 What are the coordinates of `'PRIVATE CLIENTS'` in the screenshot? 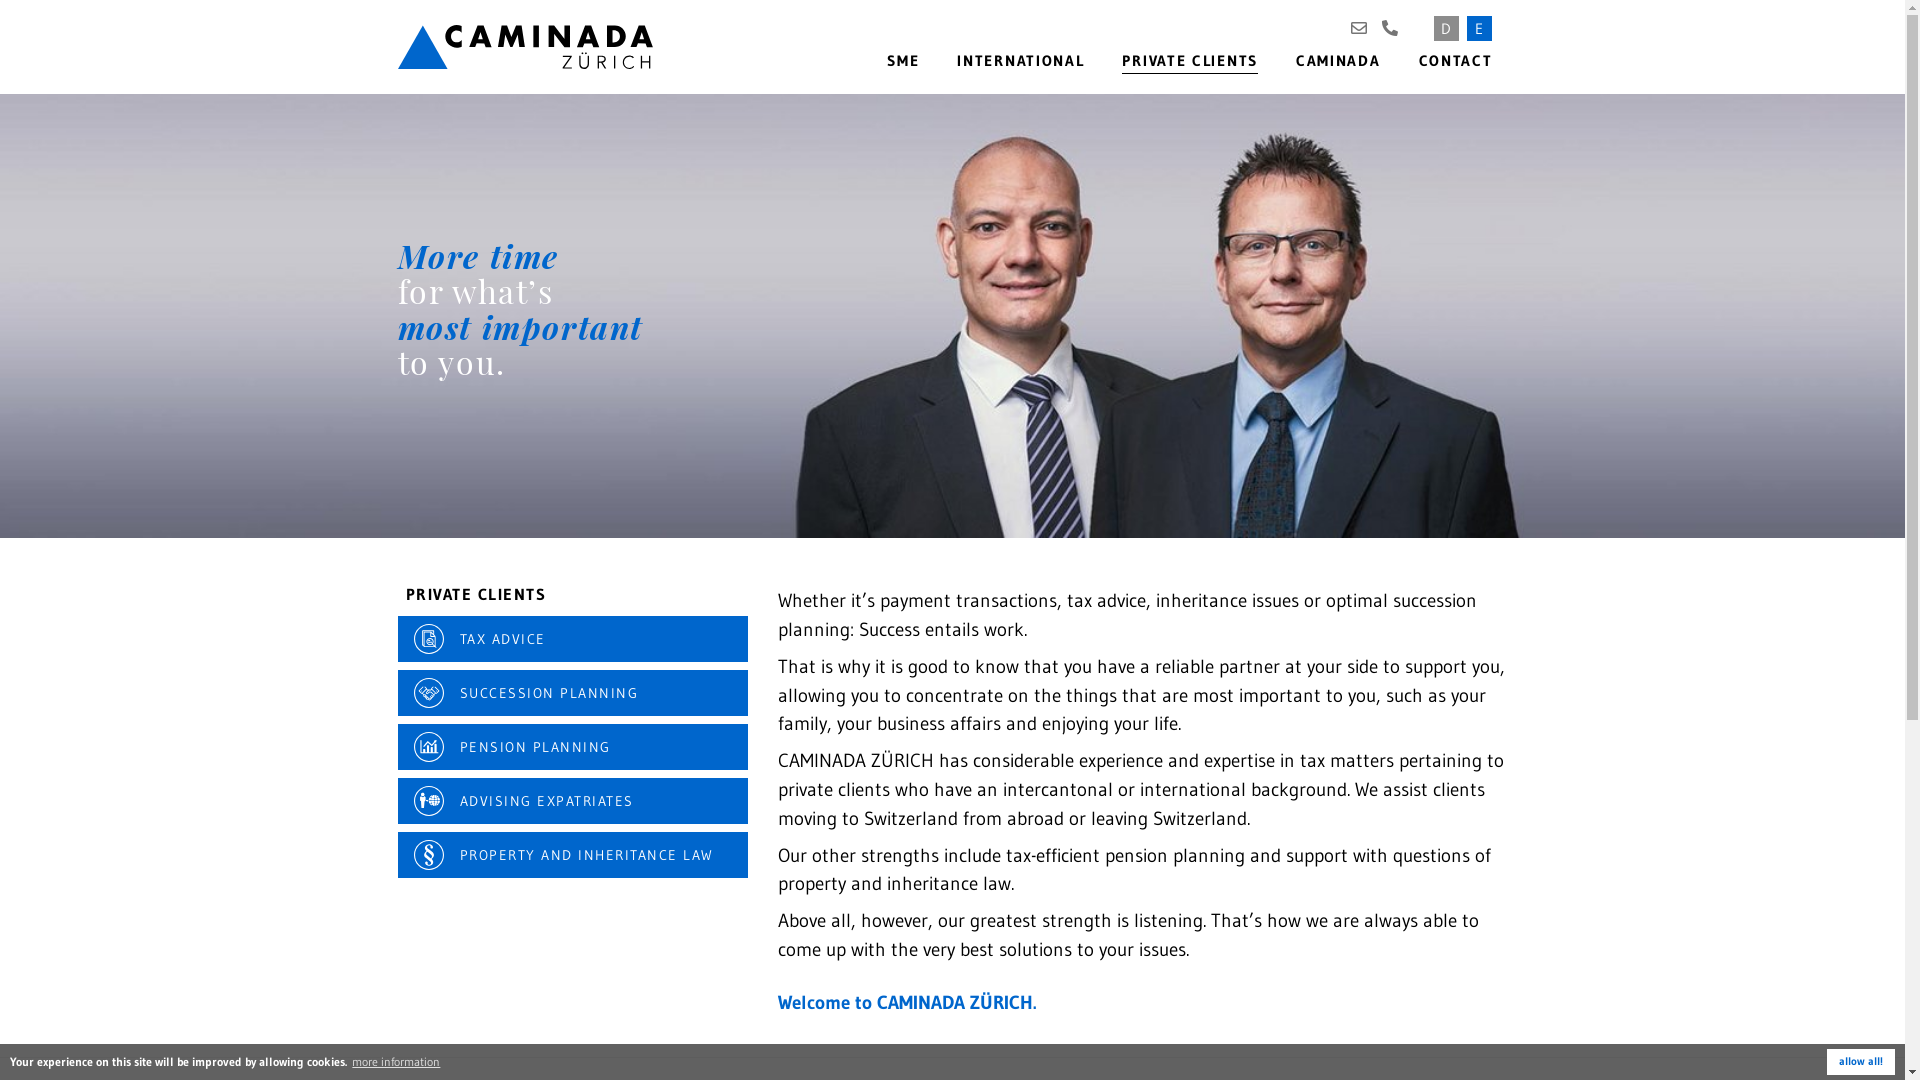 It's located at (1190, 60).